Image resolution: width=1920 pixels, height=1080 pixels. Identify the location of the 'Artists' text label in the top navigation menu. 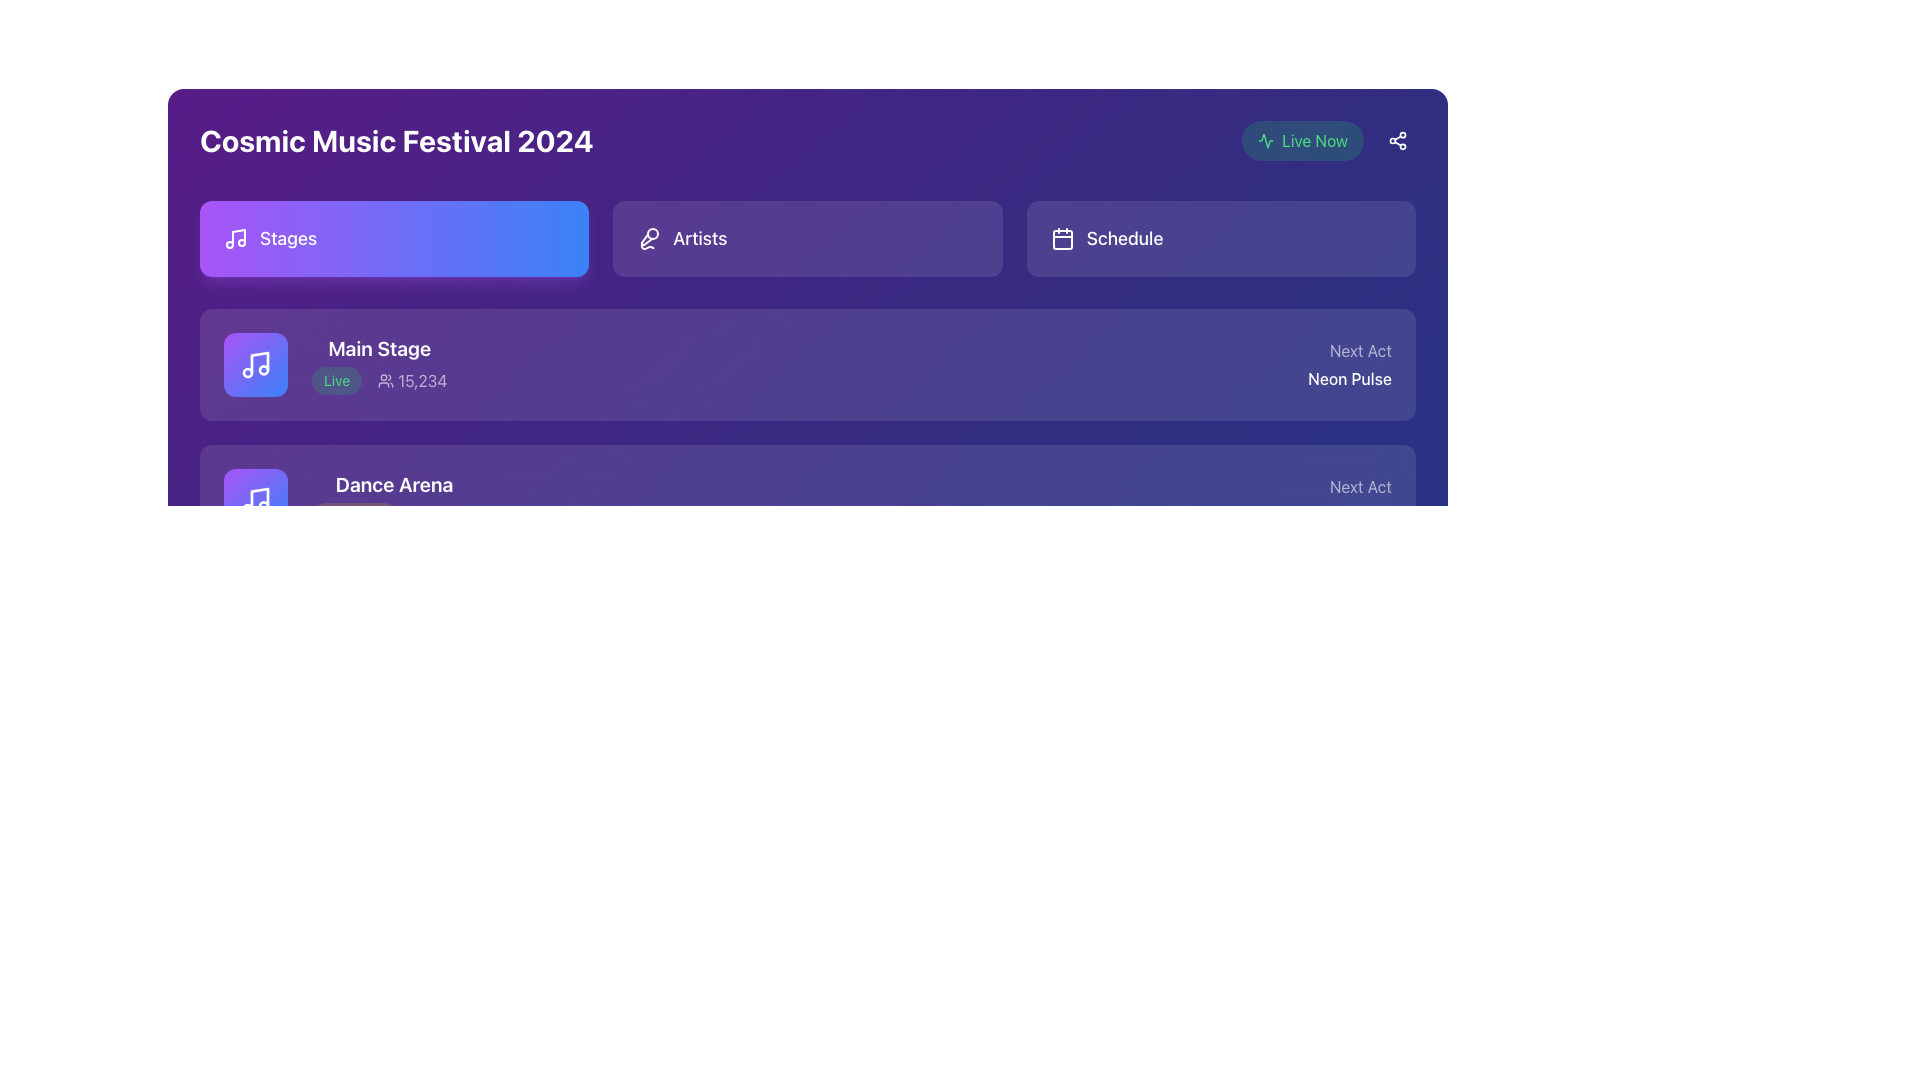
(700, 238).